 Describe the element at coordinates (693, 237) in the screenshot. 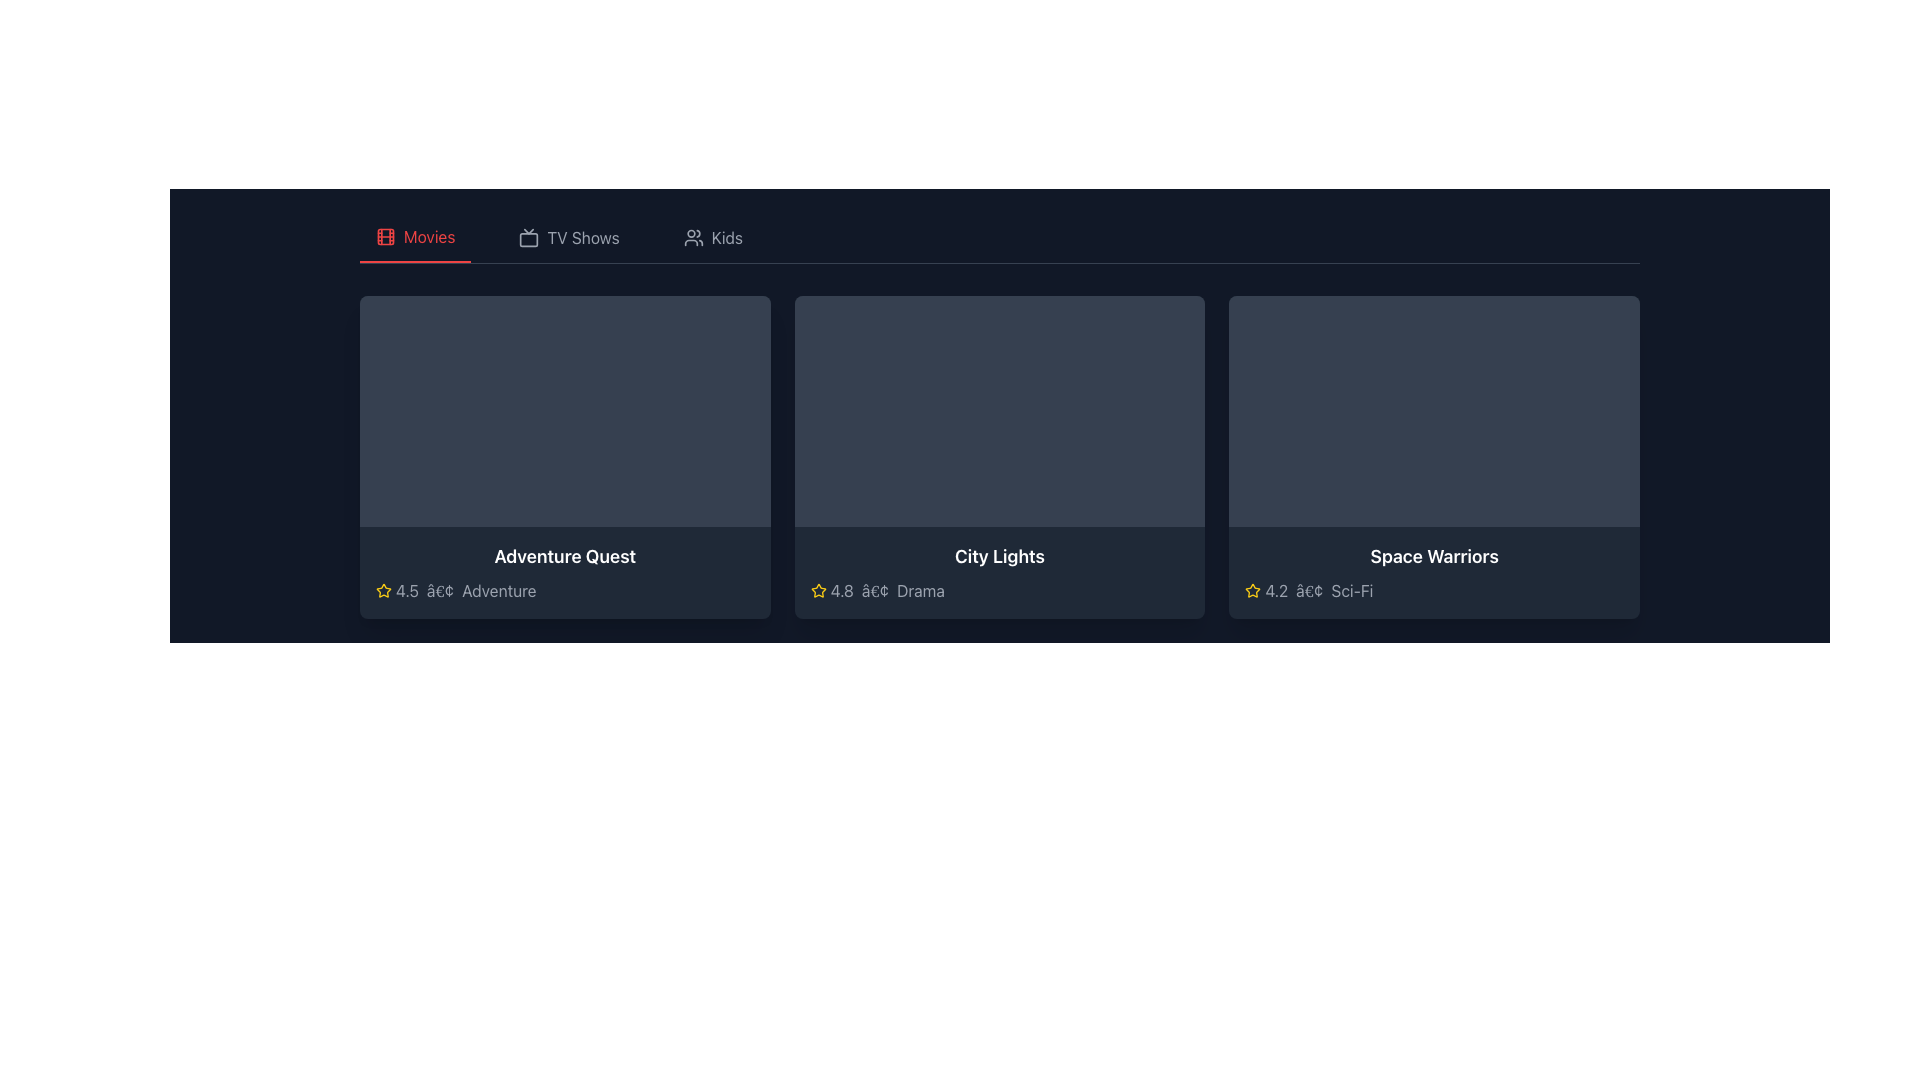

I see `the SVG icon representing multiple users in the 'Kids' tab section` at that location.